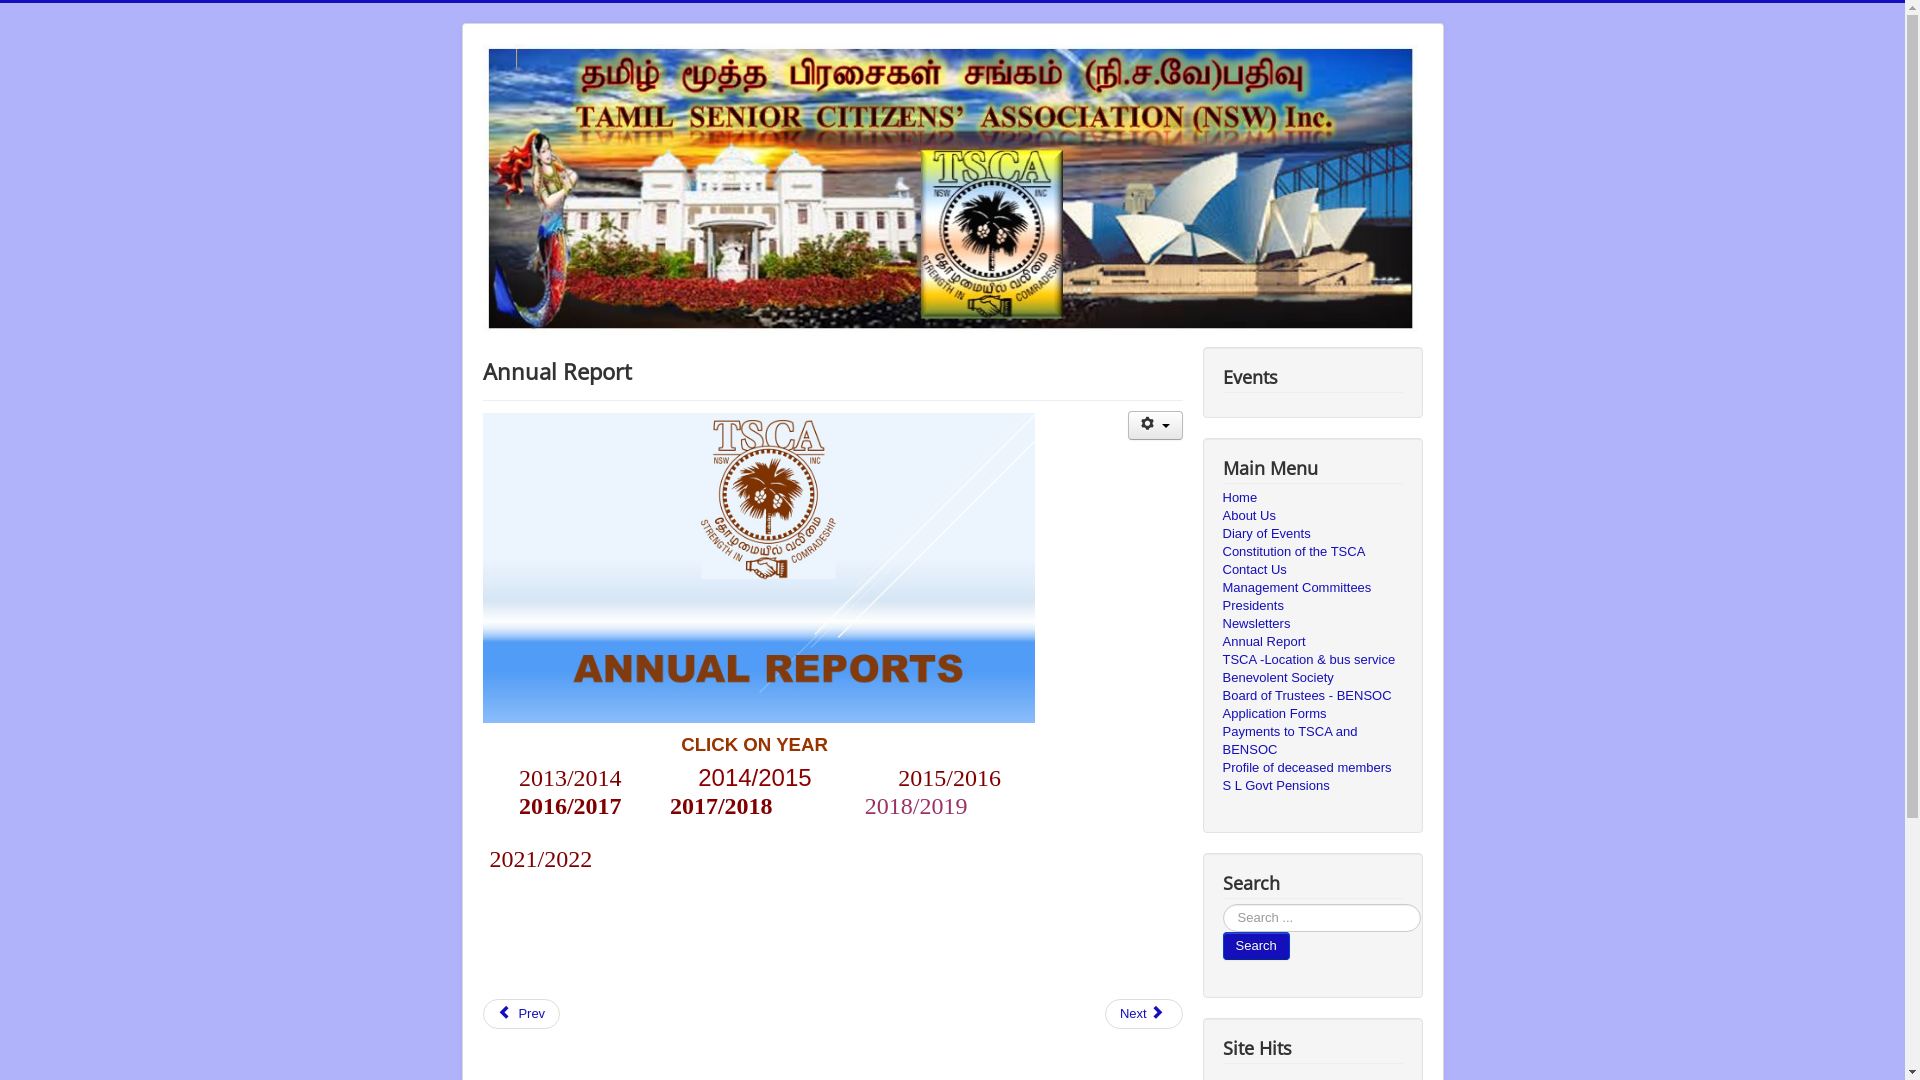  I want to click on '2017/2018', so click(720, 808).